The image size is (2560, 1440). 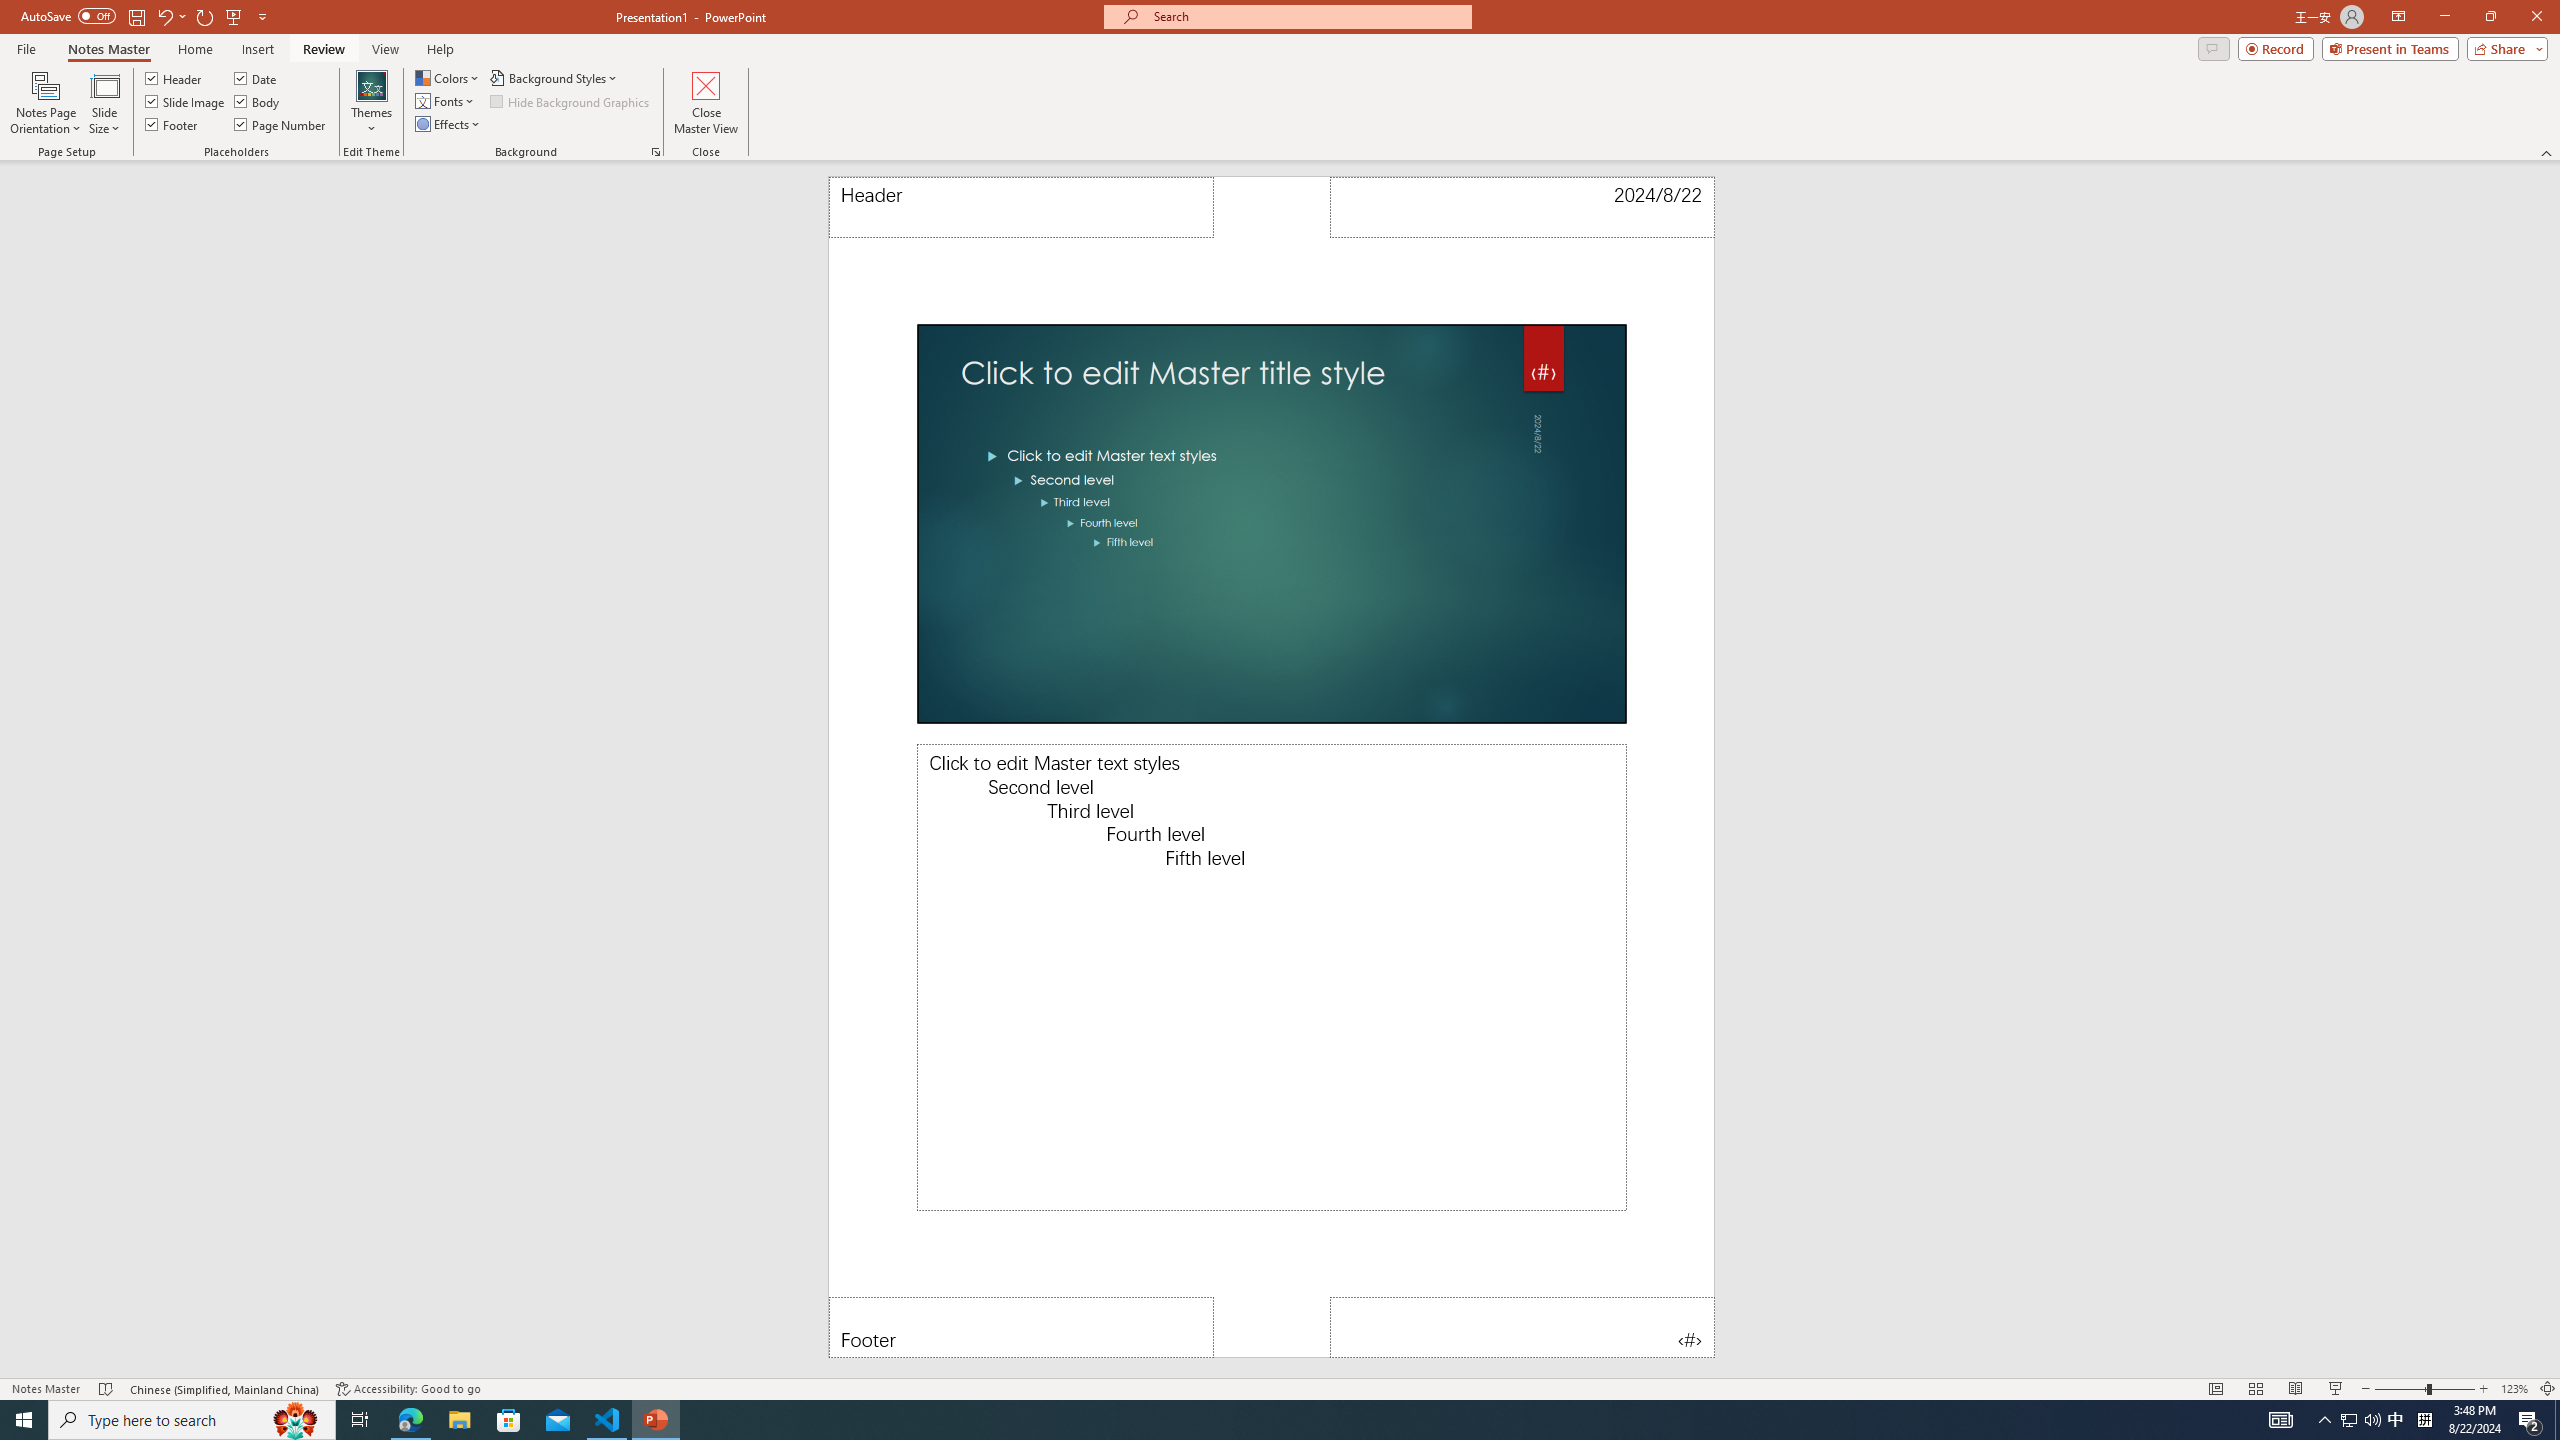 What do you see at coordinates (705, 103) in the screenshot?
I see `'Close Master View'` at bounding box center [705, 103].